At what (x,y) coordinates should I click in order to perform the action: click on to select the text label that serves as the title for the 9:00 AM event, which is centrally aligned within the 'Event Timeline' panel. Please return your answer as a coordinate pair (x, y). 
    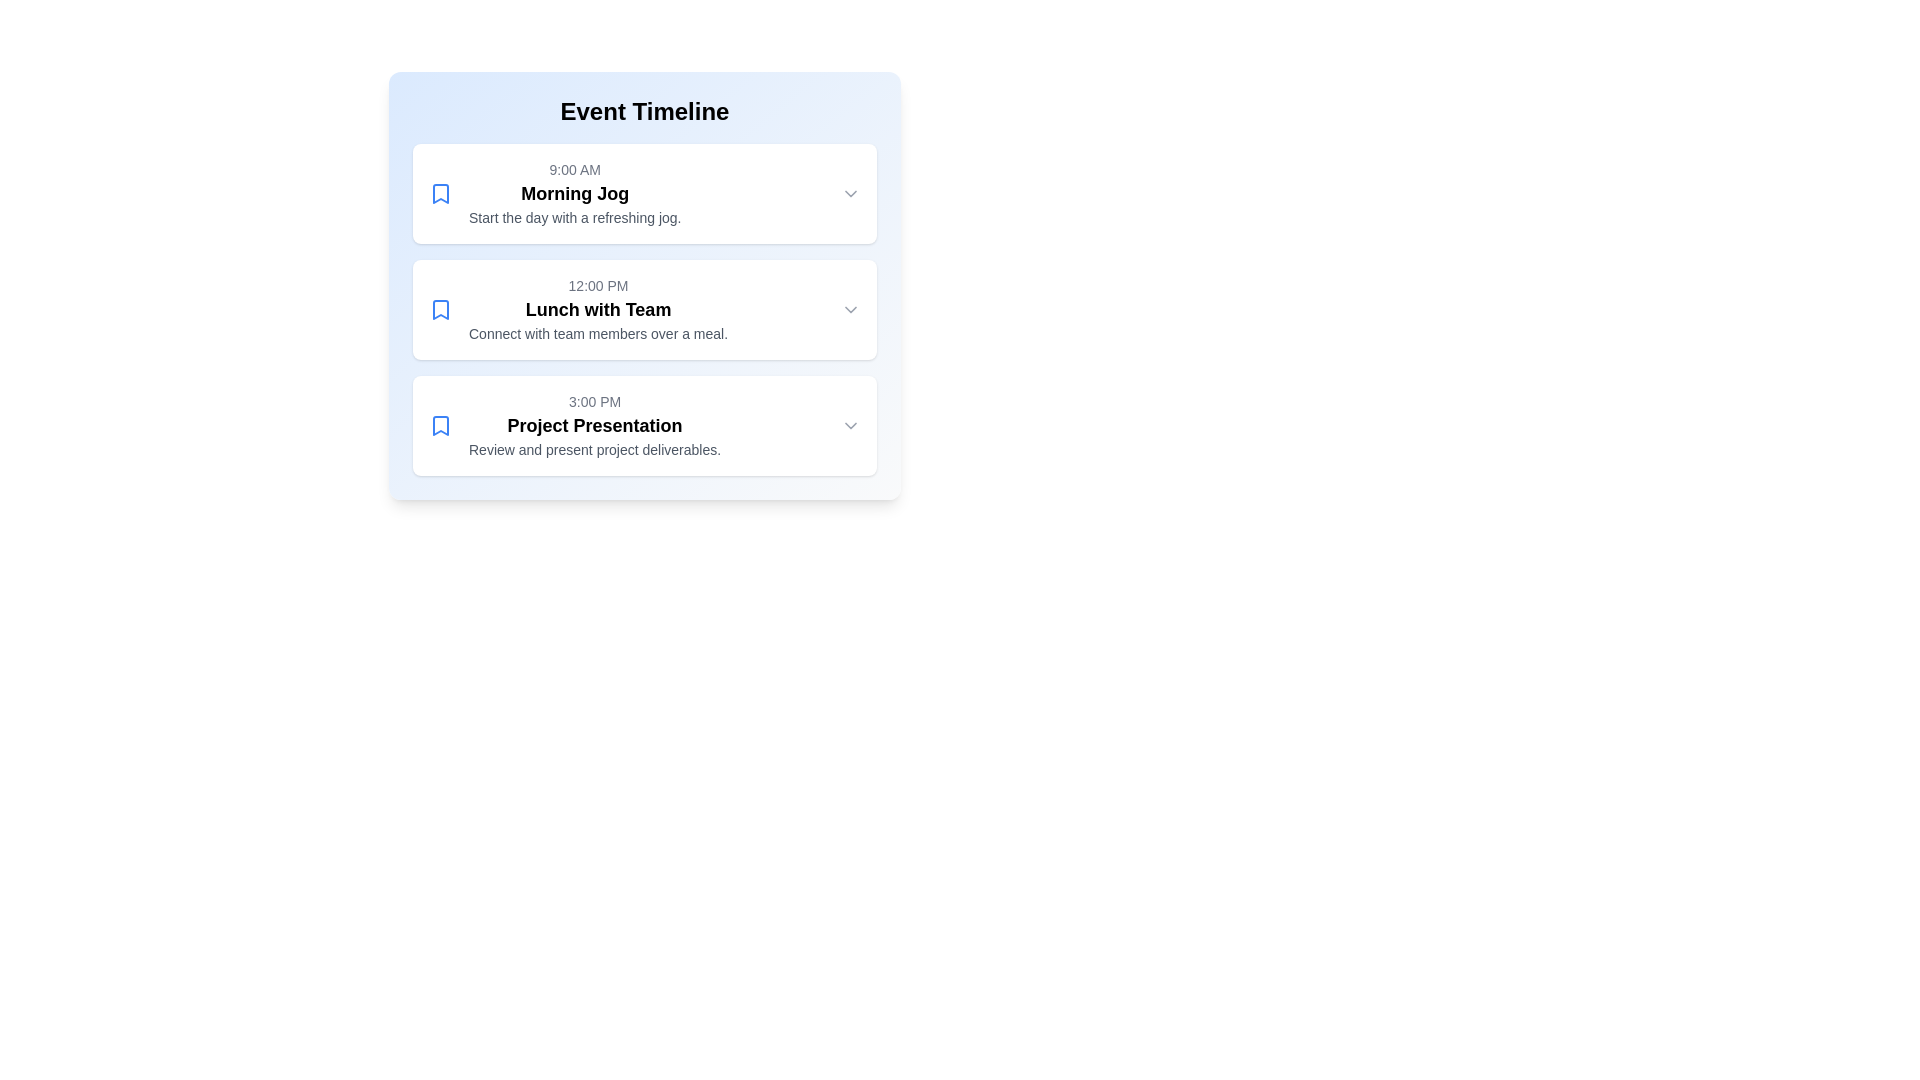
    Looking at the image, I should click on (574, 193).